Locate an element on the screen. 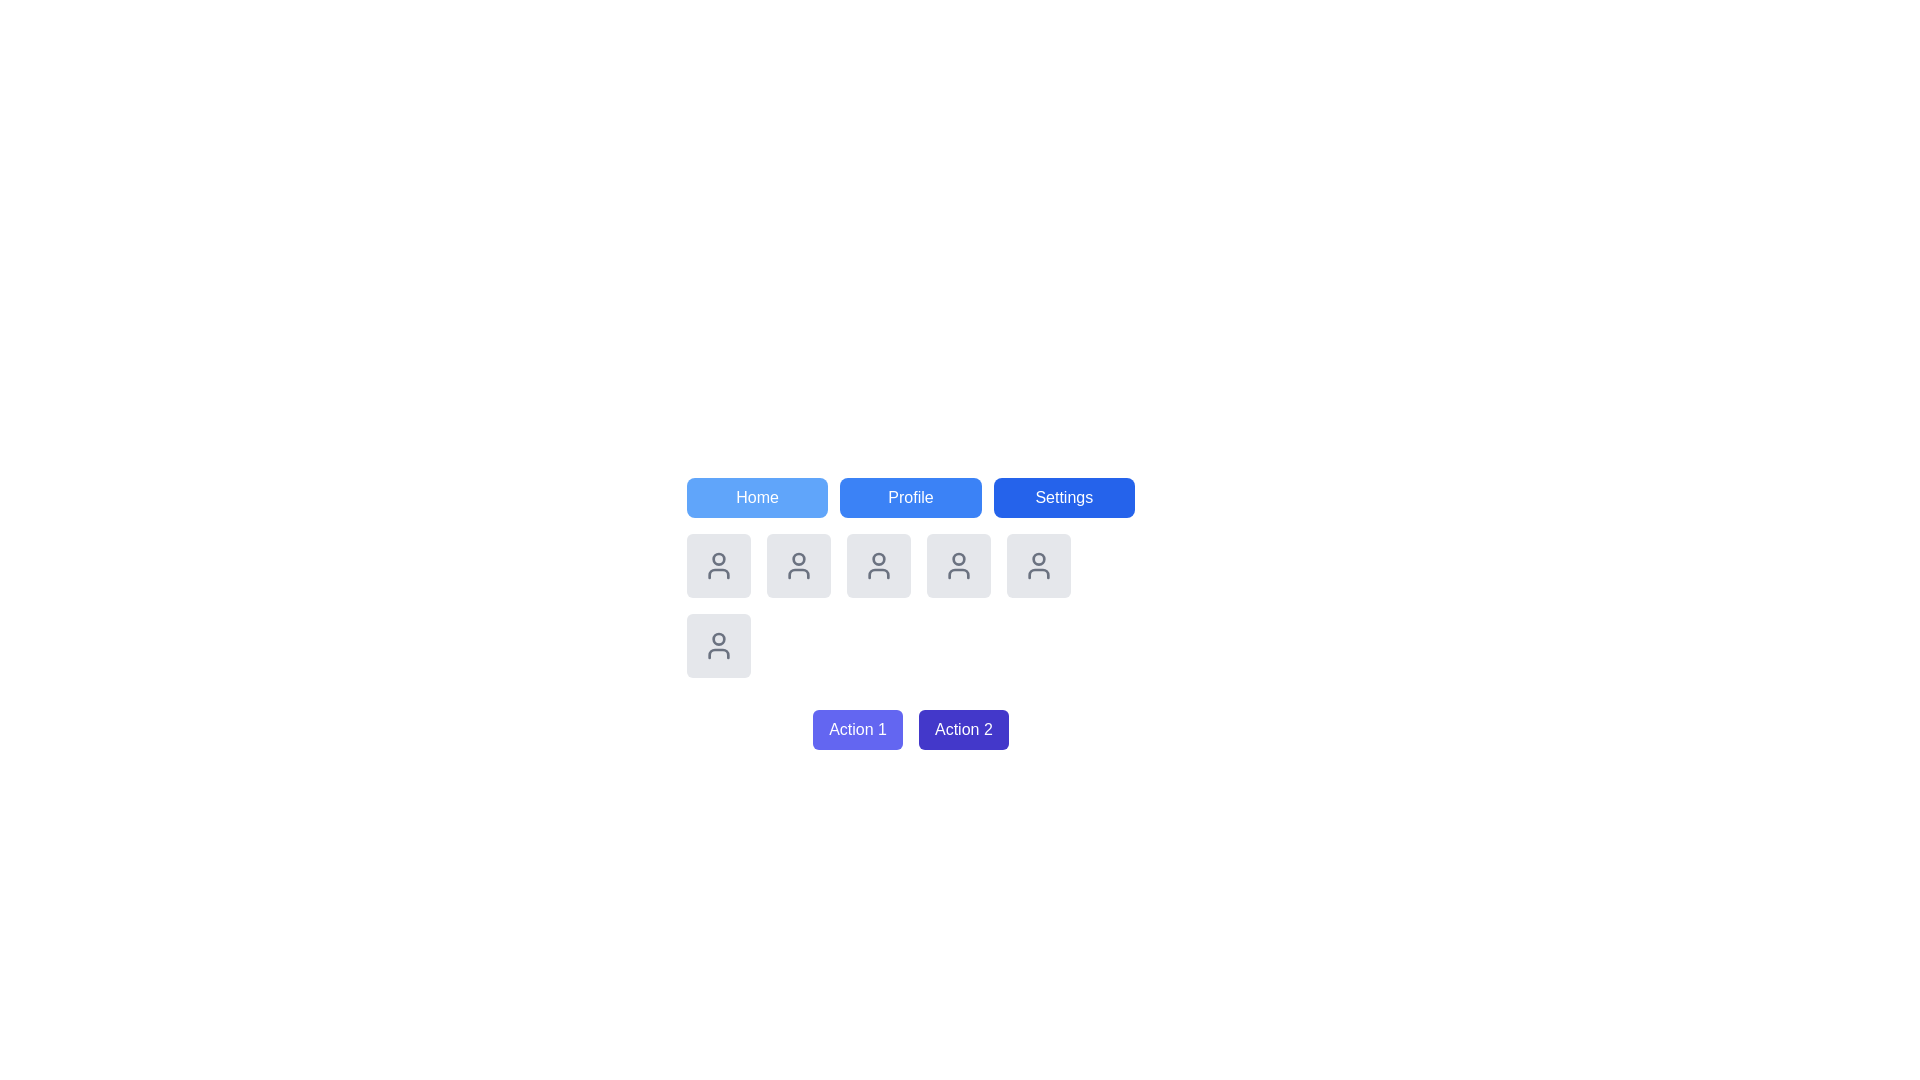 This screenshot has width=1920, height=1080. the Icon button, which is a non-interactive square button with a gray background and a user icon, located in the fifth position of the first row of buttons is located at coordinates (958, 566).